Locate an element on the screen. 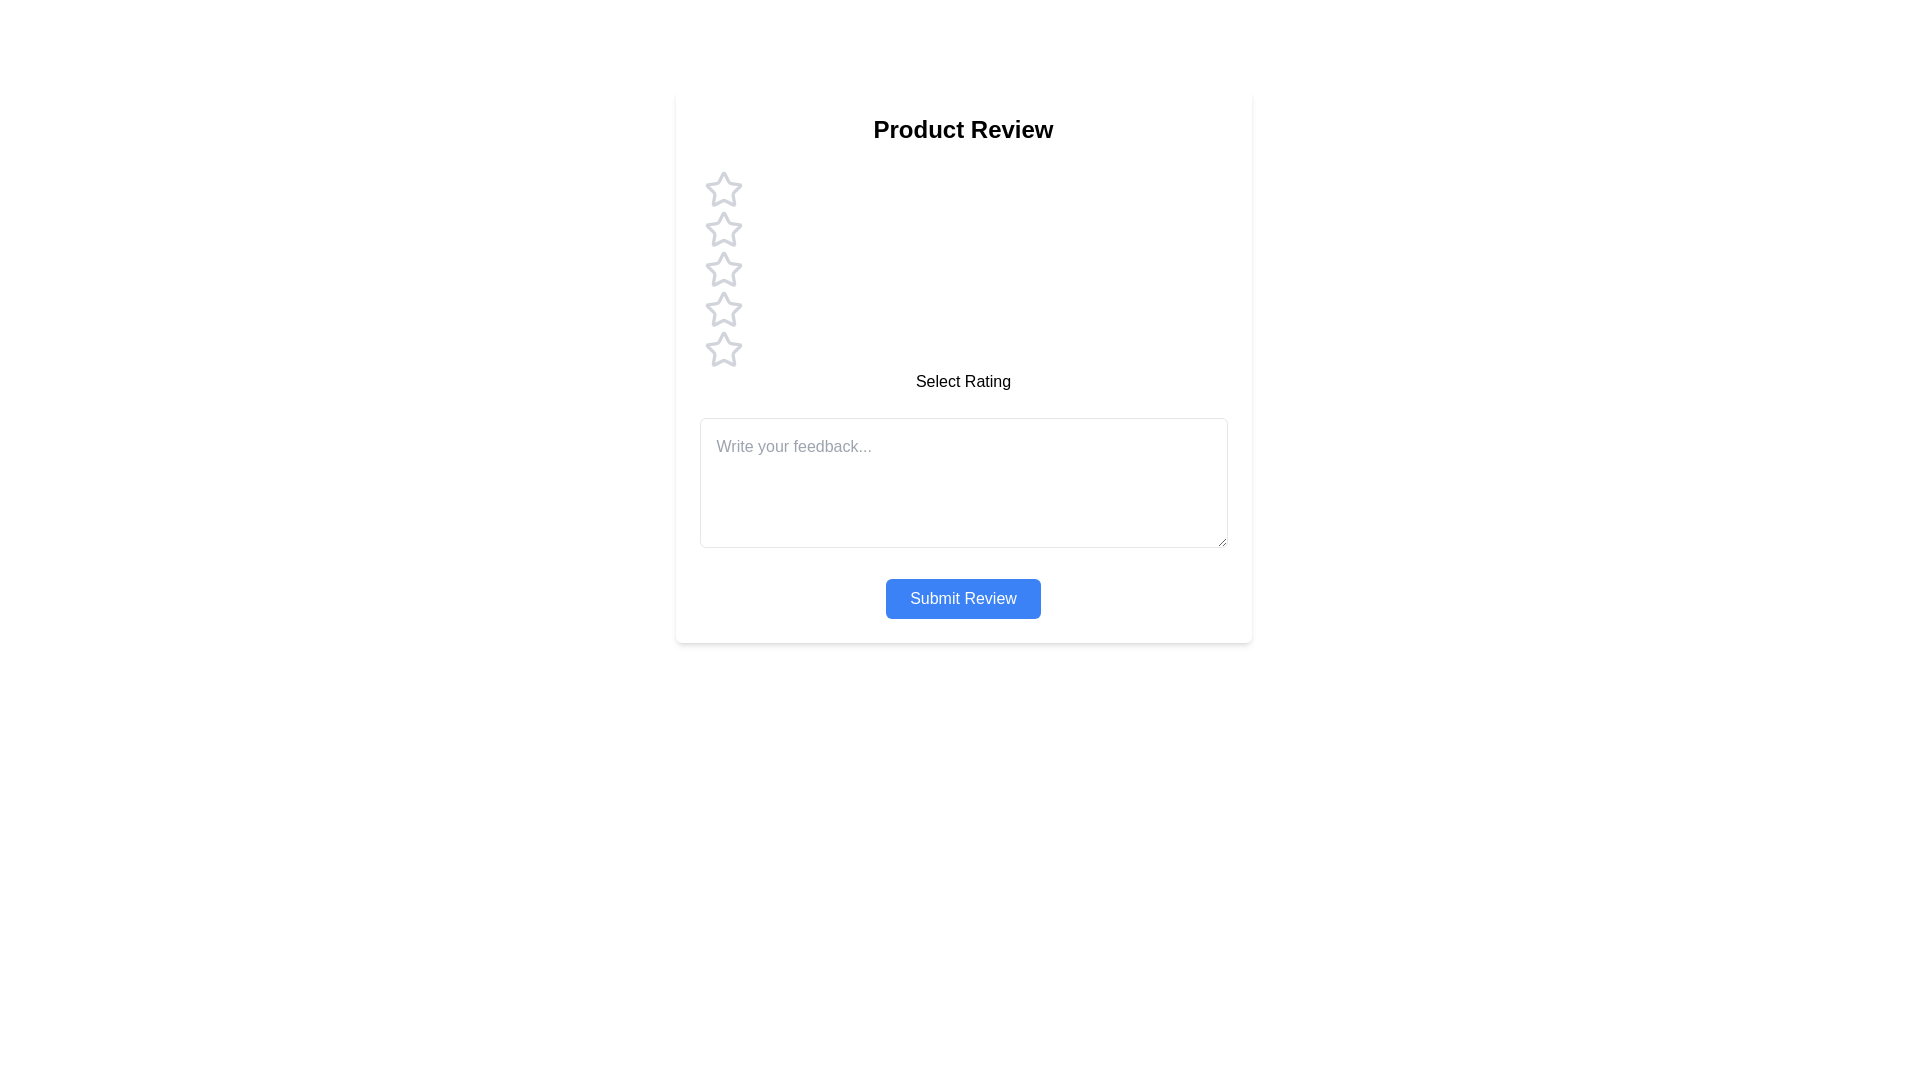  the submission button for the review process, which is located at the bottom of the feedback card in the center of the interface is located at coordinates (963, 597).